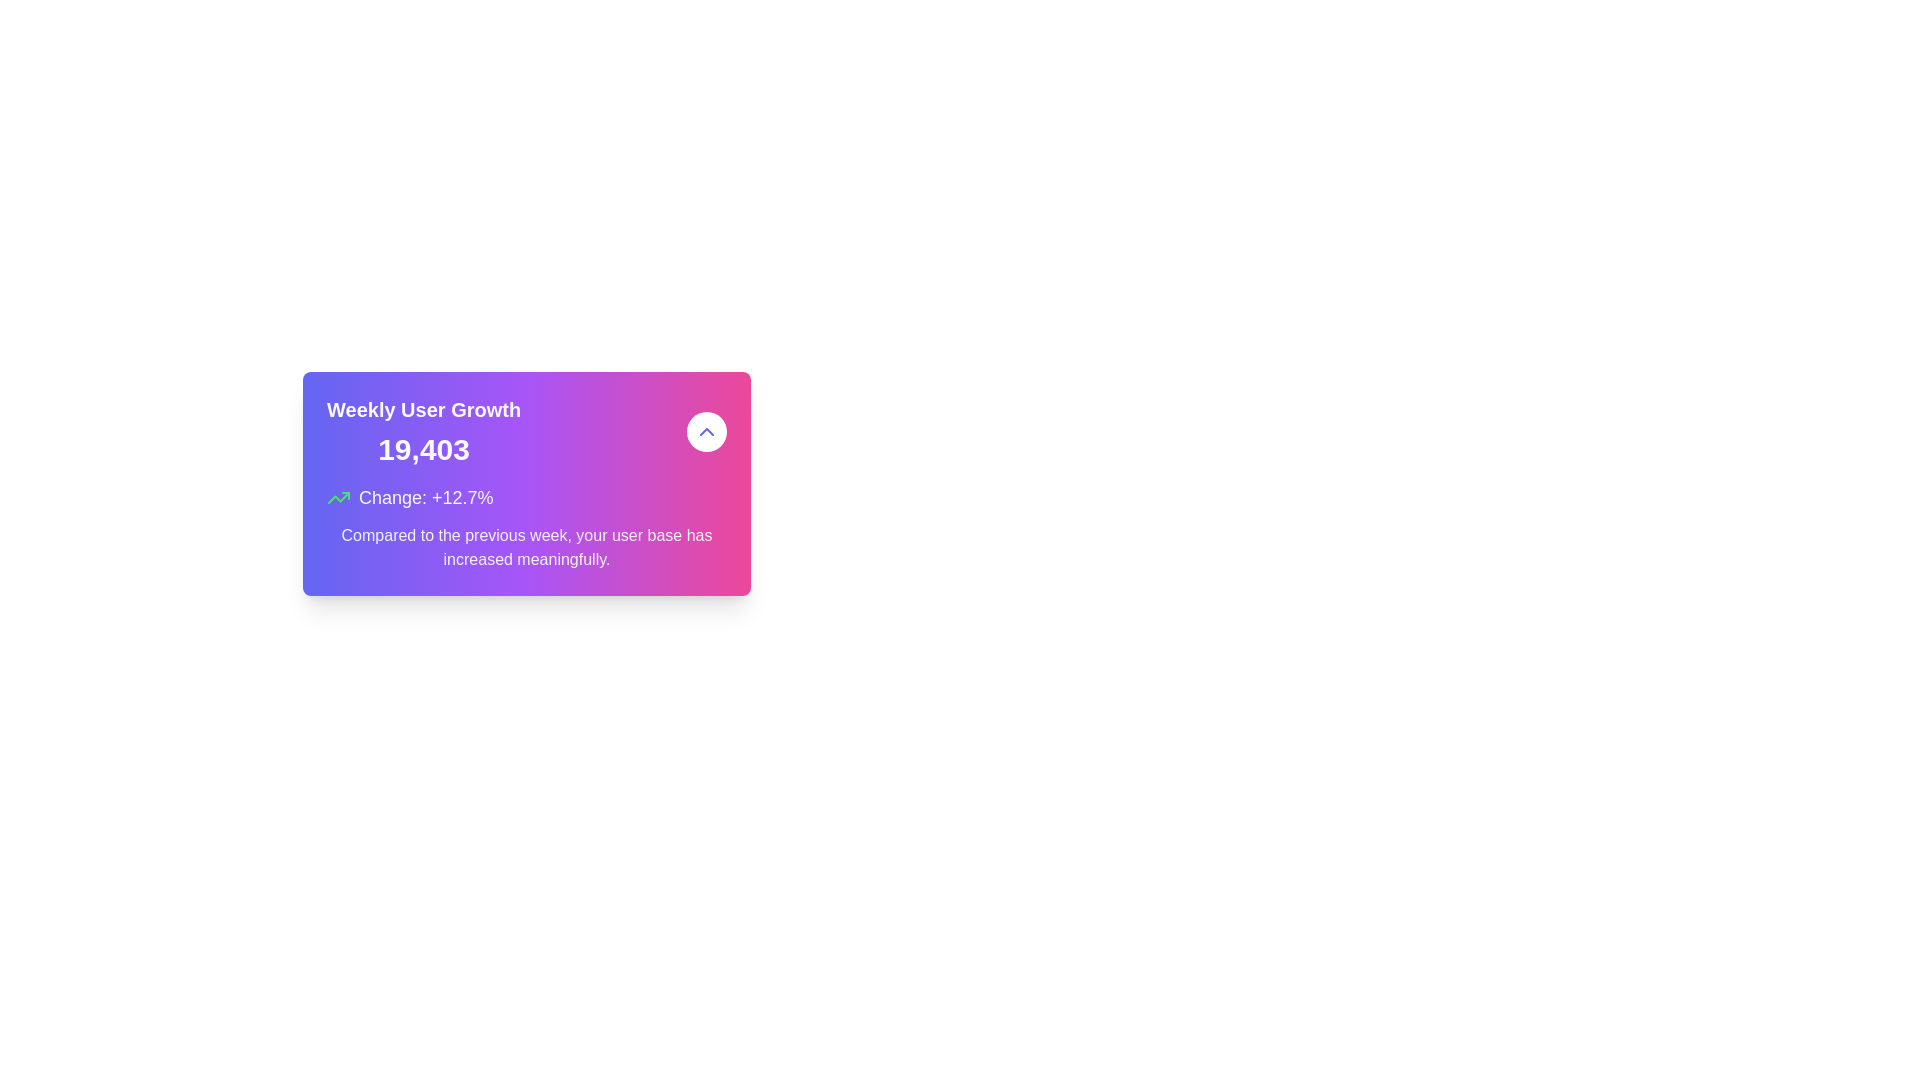  Describe the element at coordinates (423, 450) in the screenshot. I see `the static text display that shows the numerical representation of weekly user growth, located directly below the 'Weekly User Growth' text` at that location.